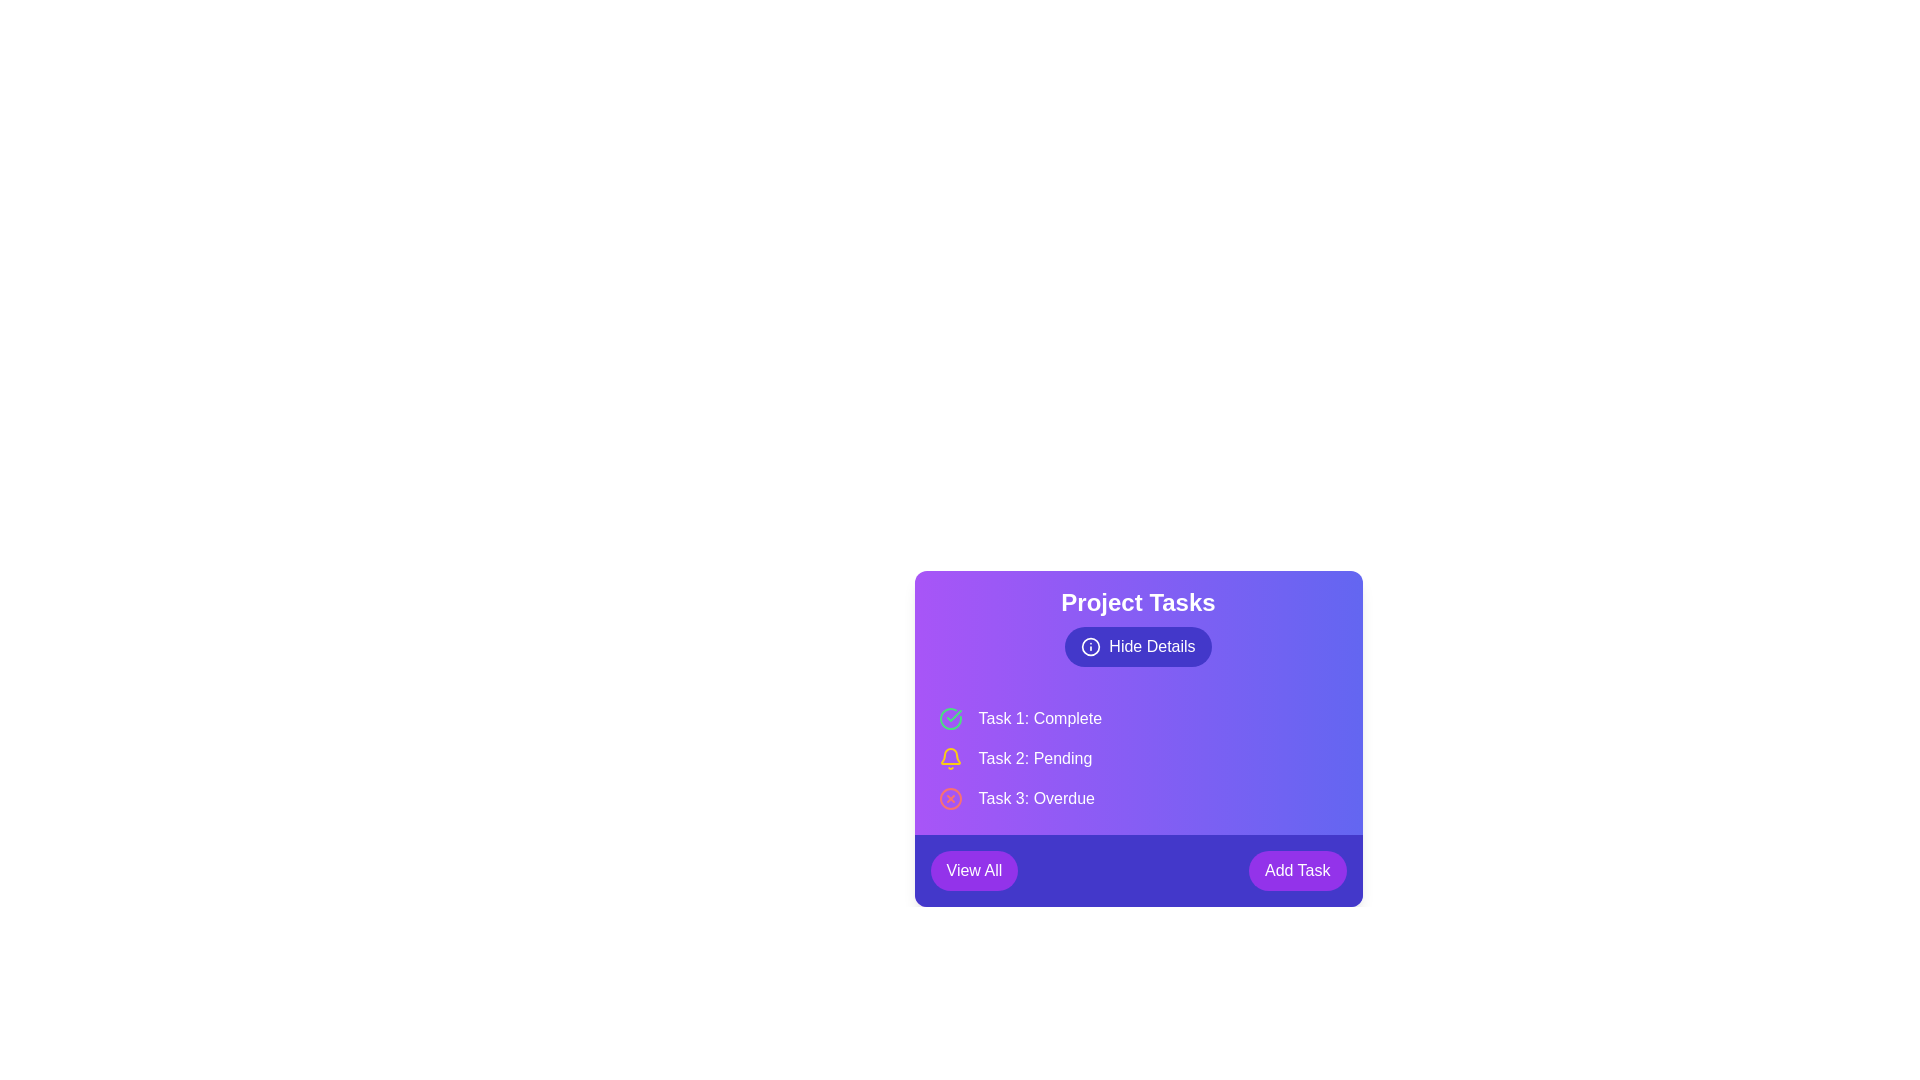  What do you see at coordinates (949, 759) in the screenshot?
I see `the bell-shaped notification icon with a yellow outline that is located next to the text 'Task 2: Pending'` at bounding box center [949, 759].